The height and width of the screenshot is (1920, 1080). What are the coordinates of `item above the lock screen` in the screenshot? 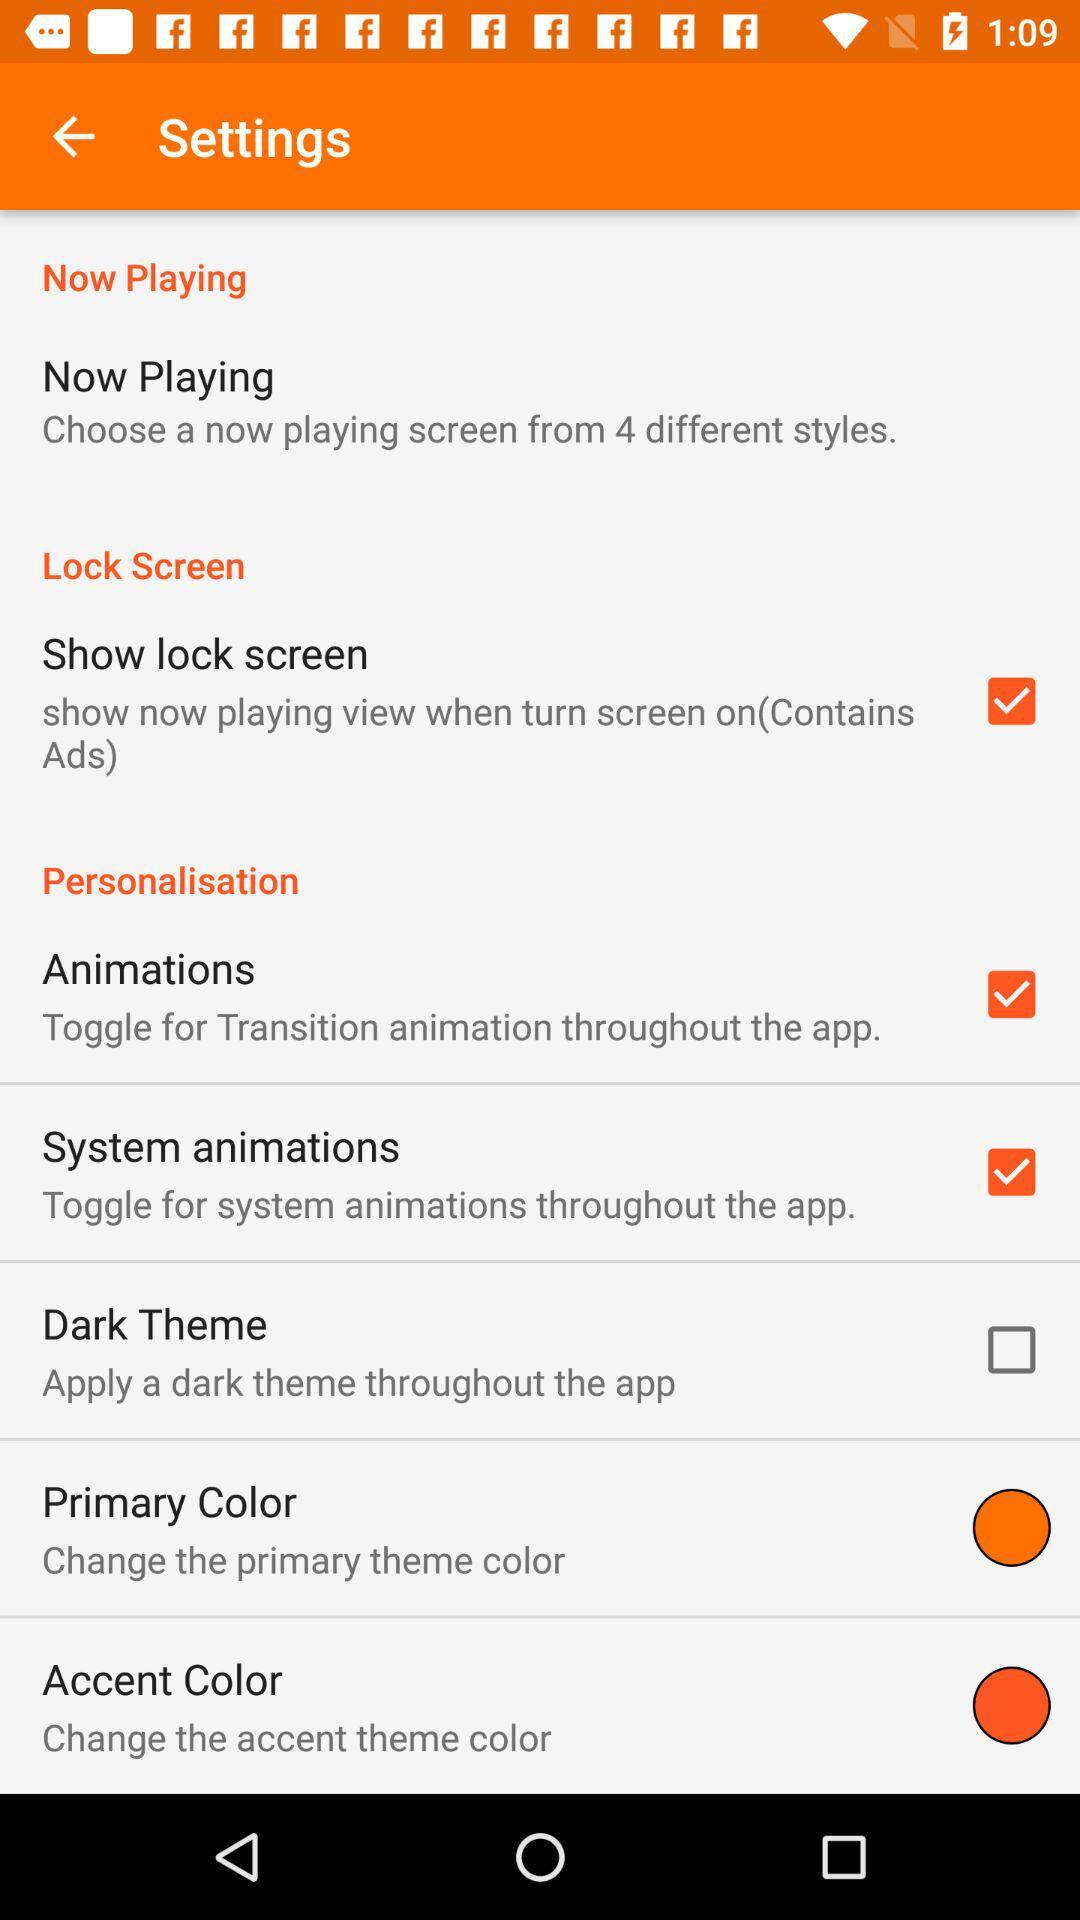 It's located at (469, 427).